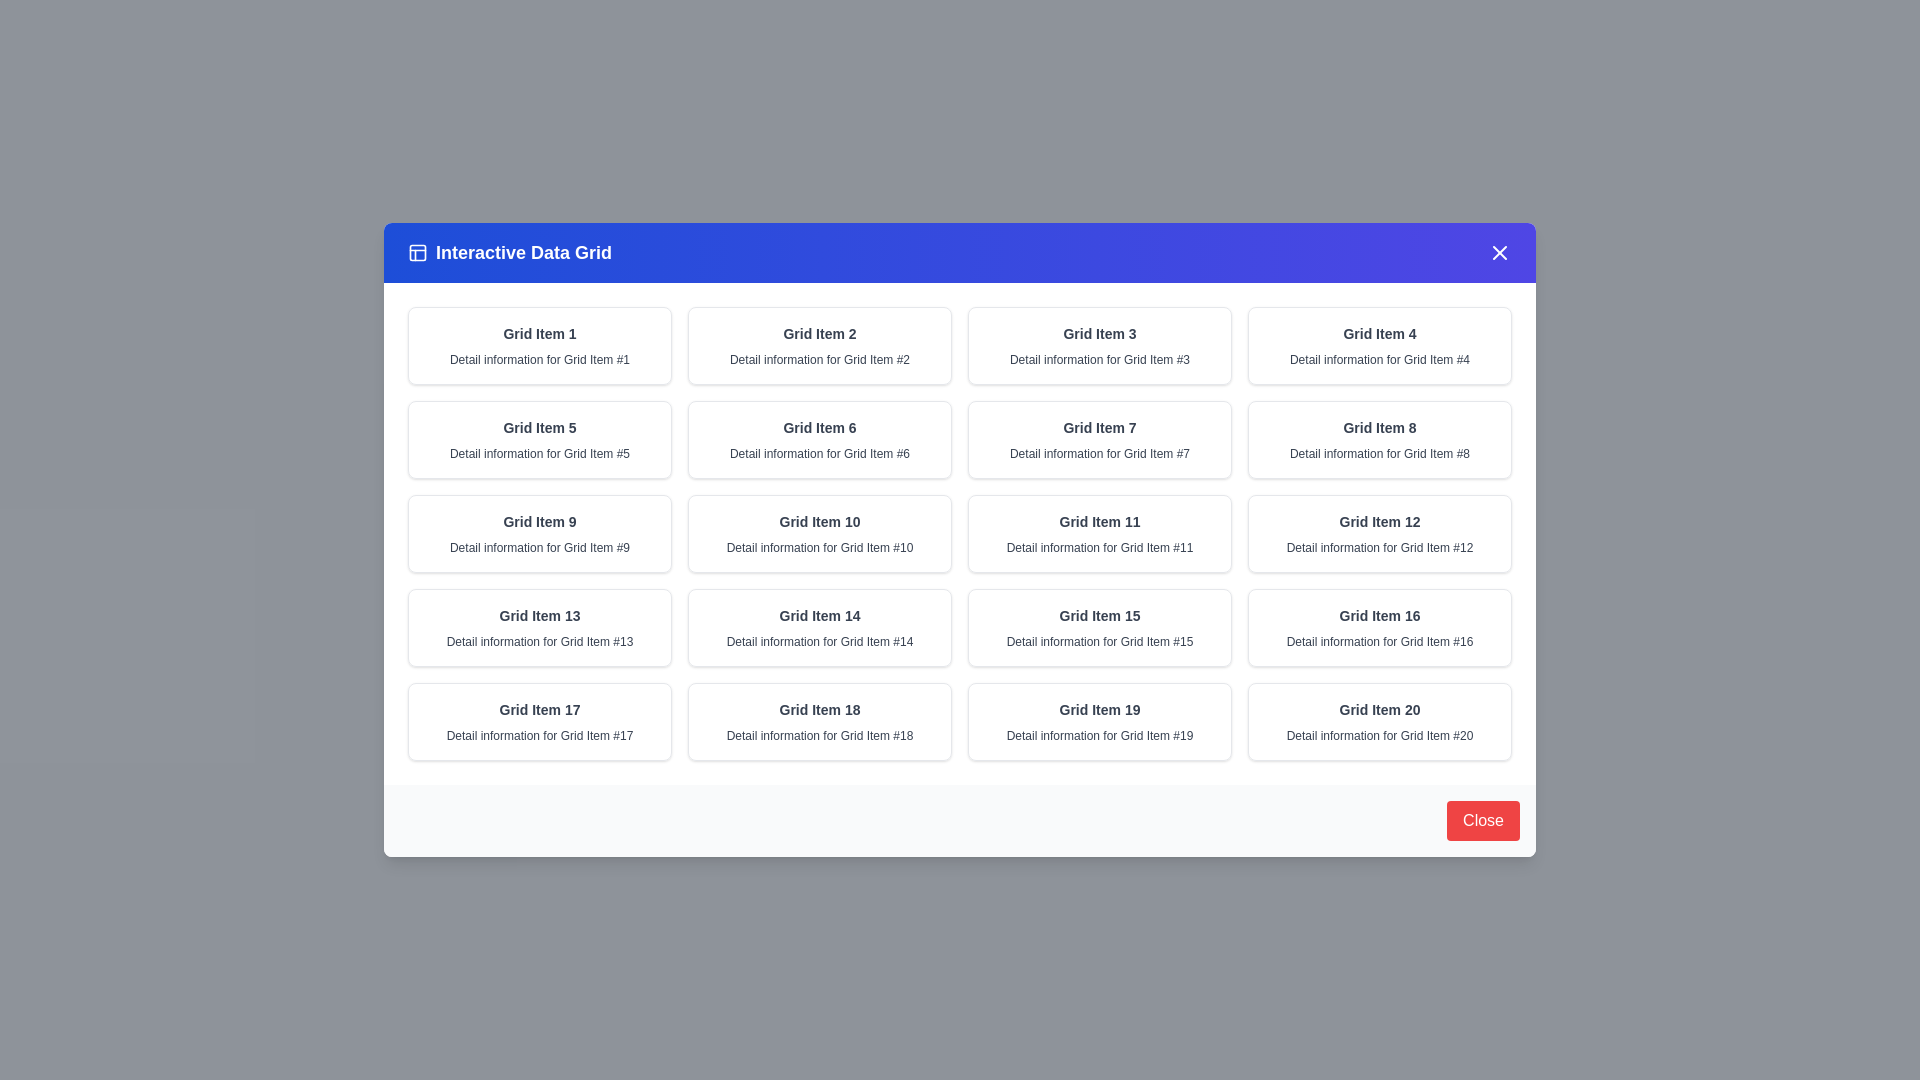  I want to click on the close button in the dialog header to close the dialog, so click(1499, 252).